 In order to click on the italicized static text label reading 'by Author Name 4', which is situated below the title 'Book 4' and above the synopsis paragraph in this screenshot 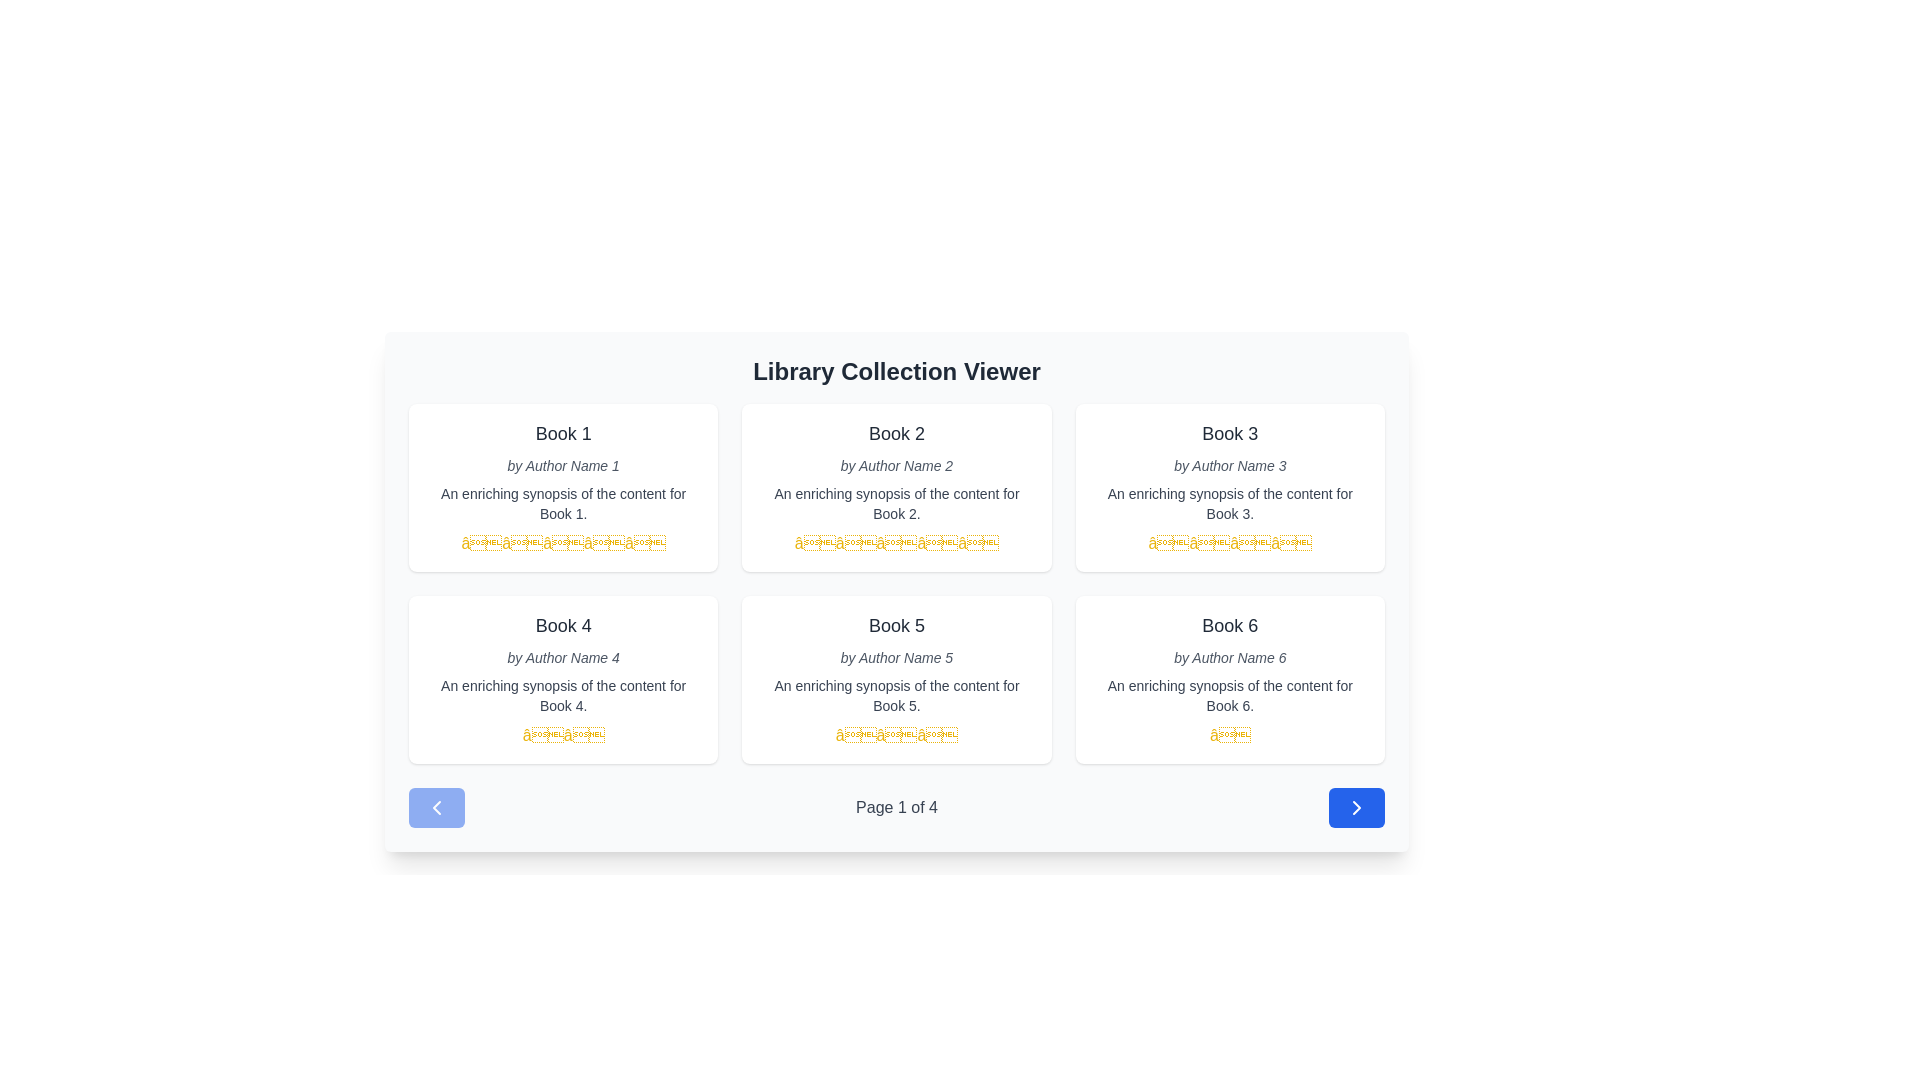, I will do `click(562, 658)`.